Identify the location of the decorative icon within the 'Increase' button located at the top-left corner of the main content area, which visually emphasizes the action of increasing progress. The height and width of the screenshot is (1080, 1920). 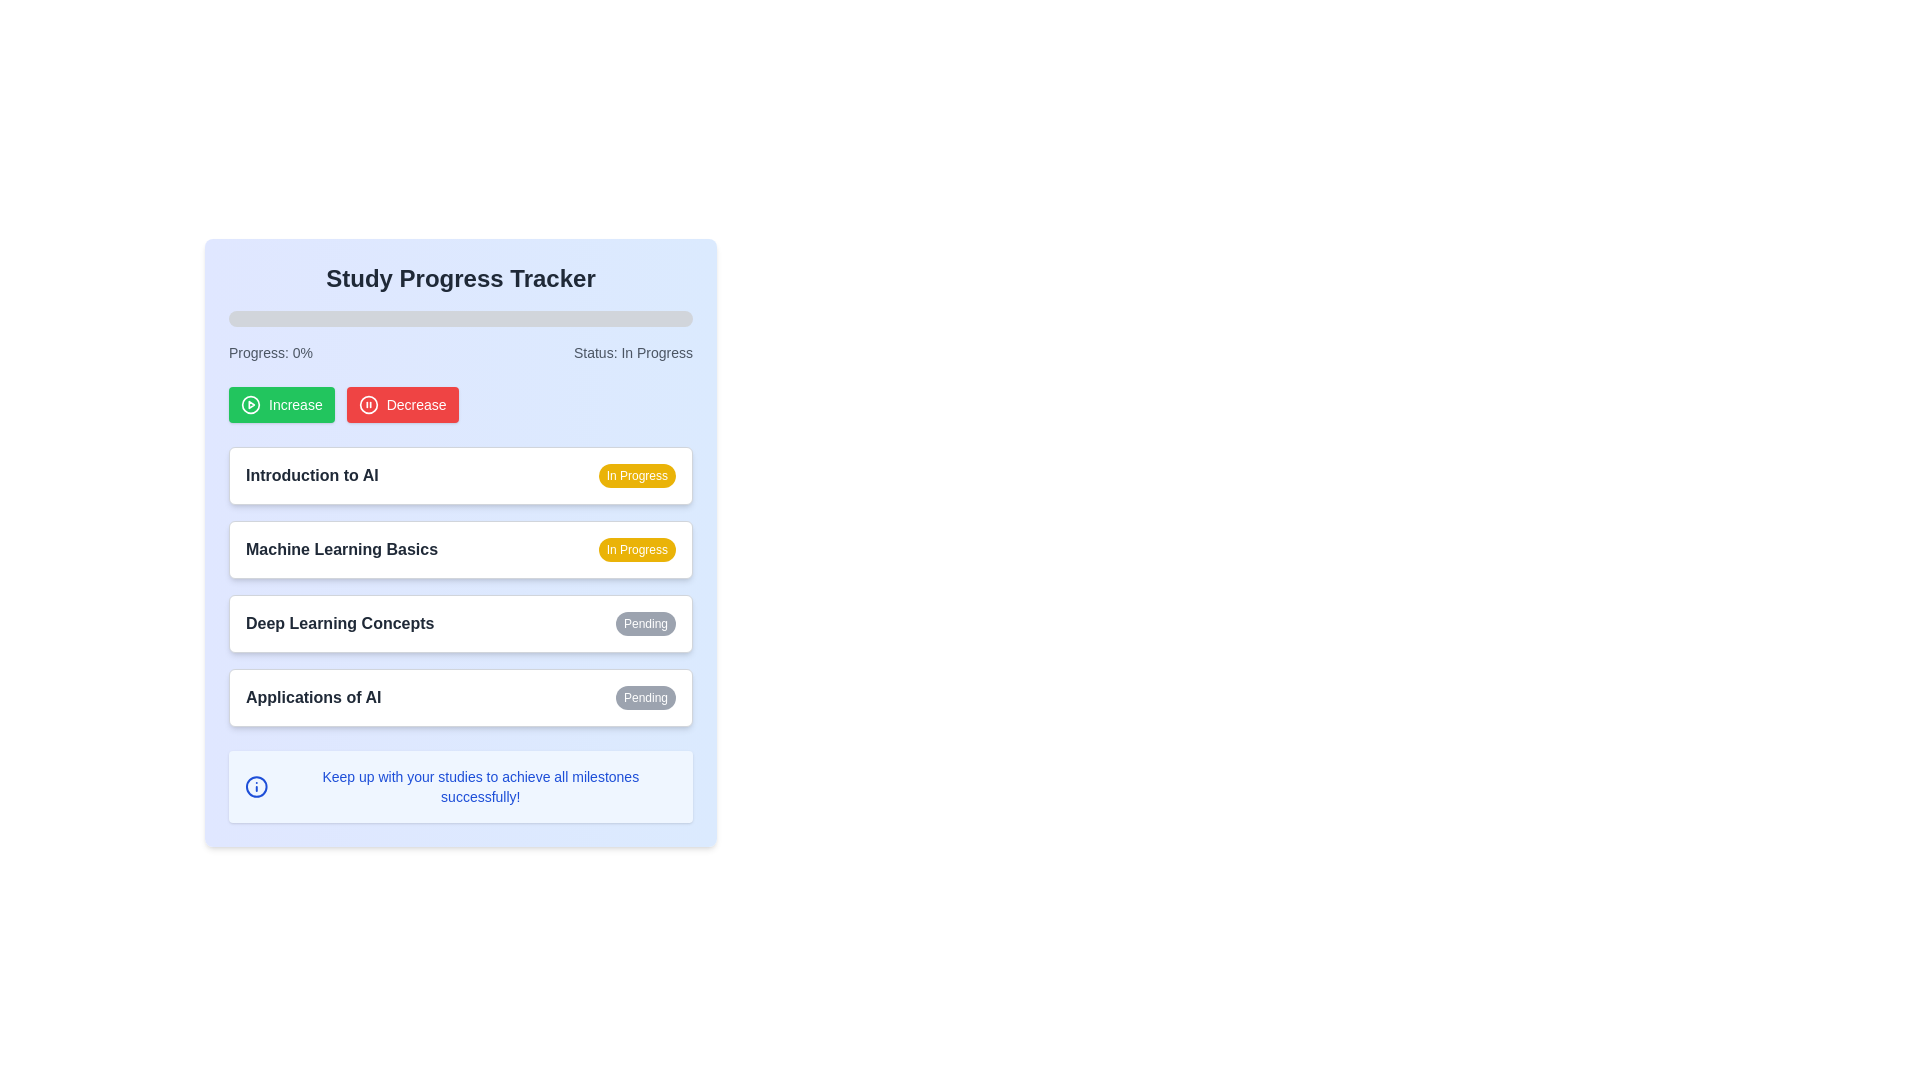
(249, 405).